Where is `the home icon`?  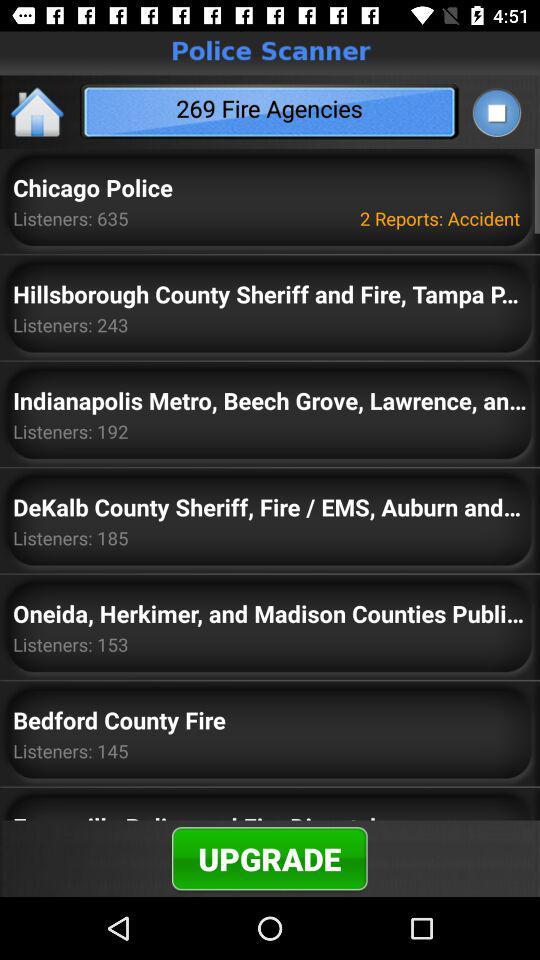 the home icon is located at coordinates (38, 111).